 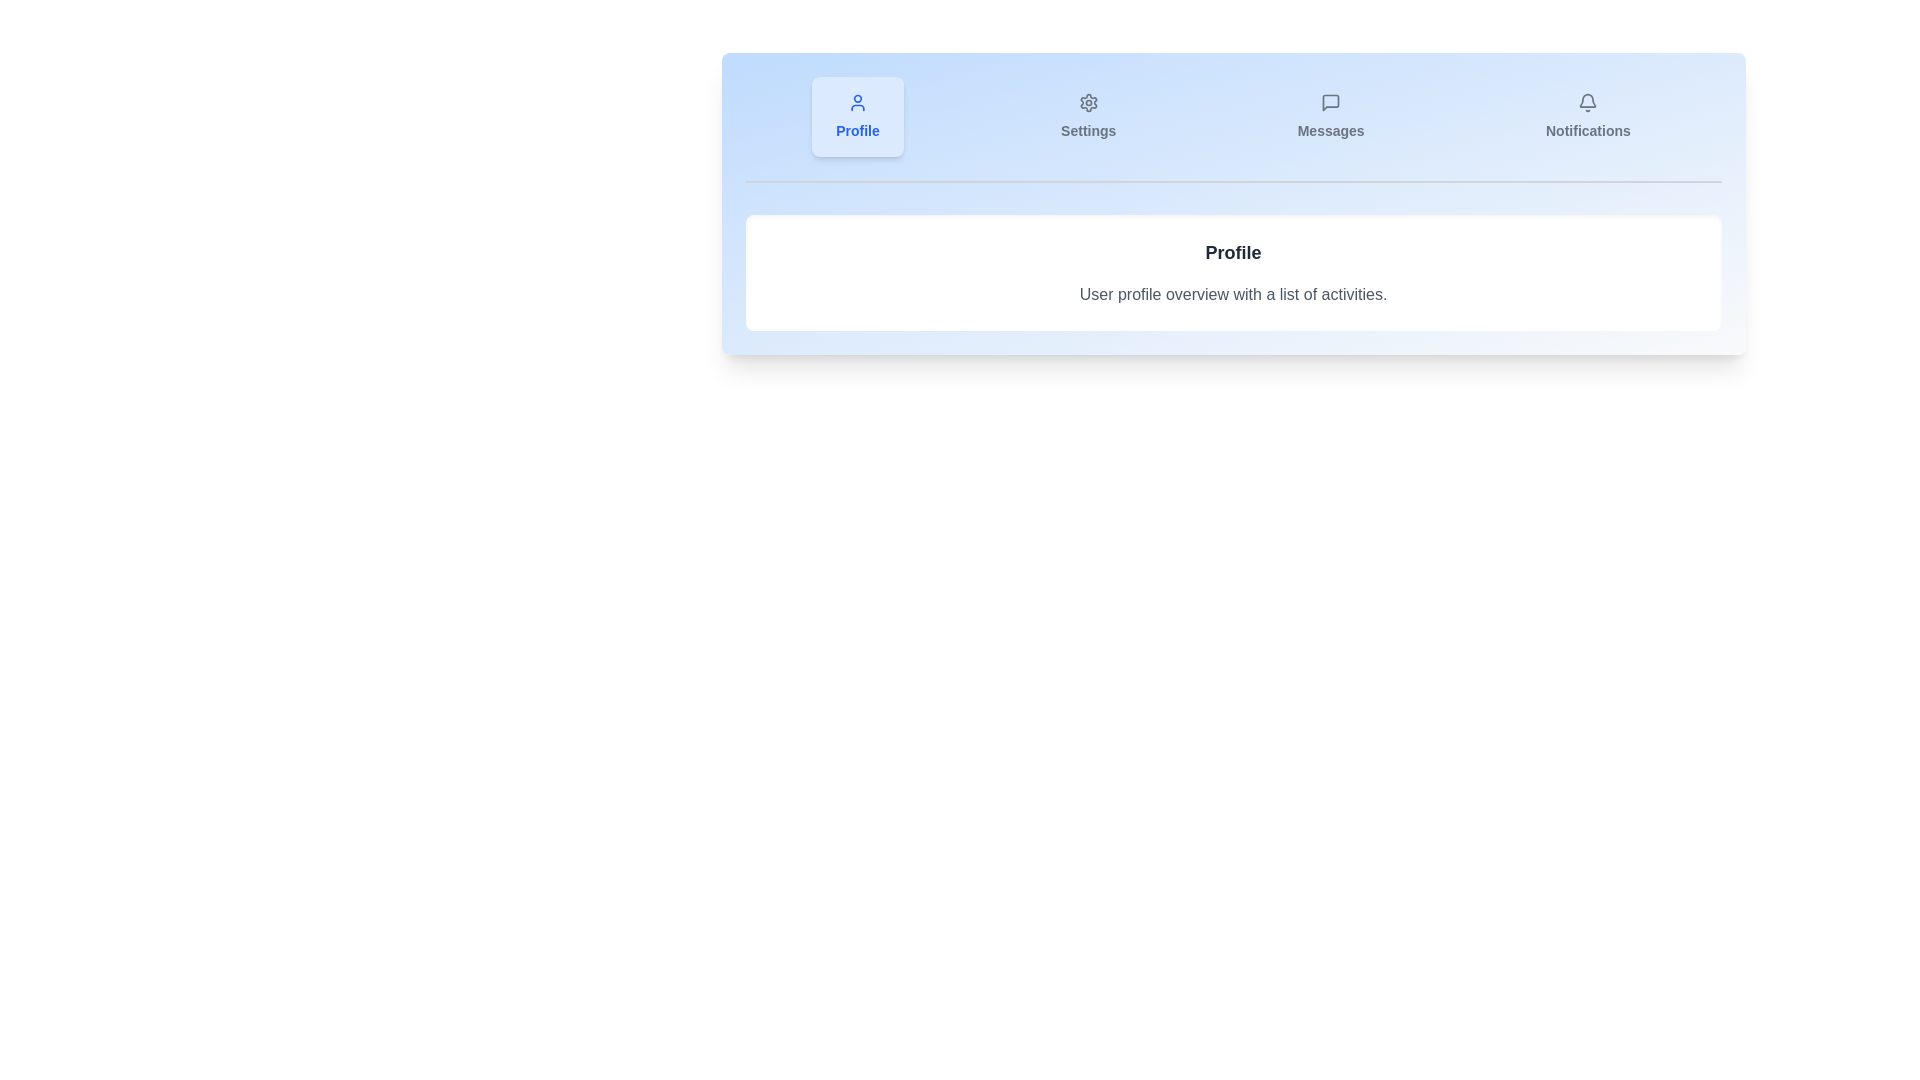 What do you see at coordinates (858, 116) in the screenshot?
I see `the tab button labeled Profile to switch to the corresponding tab` at bounding box center [858, 116].